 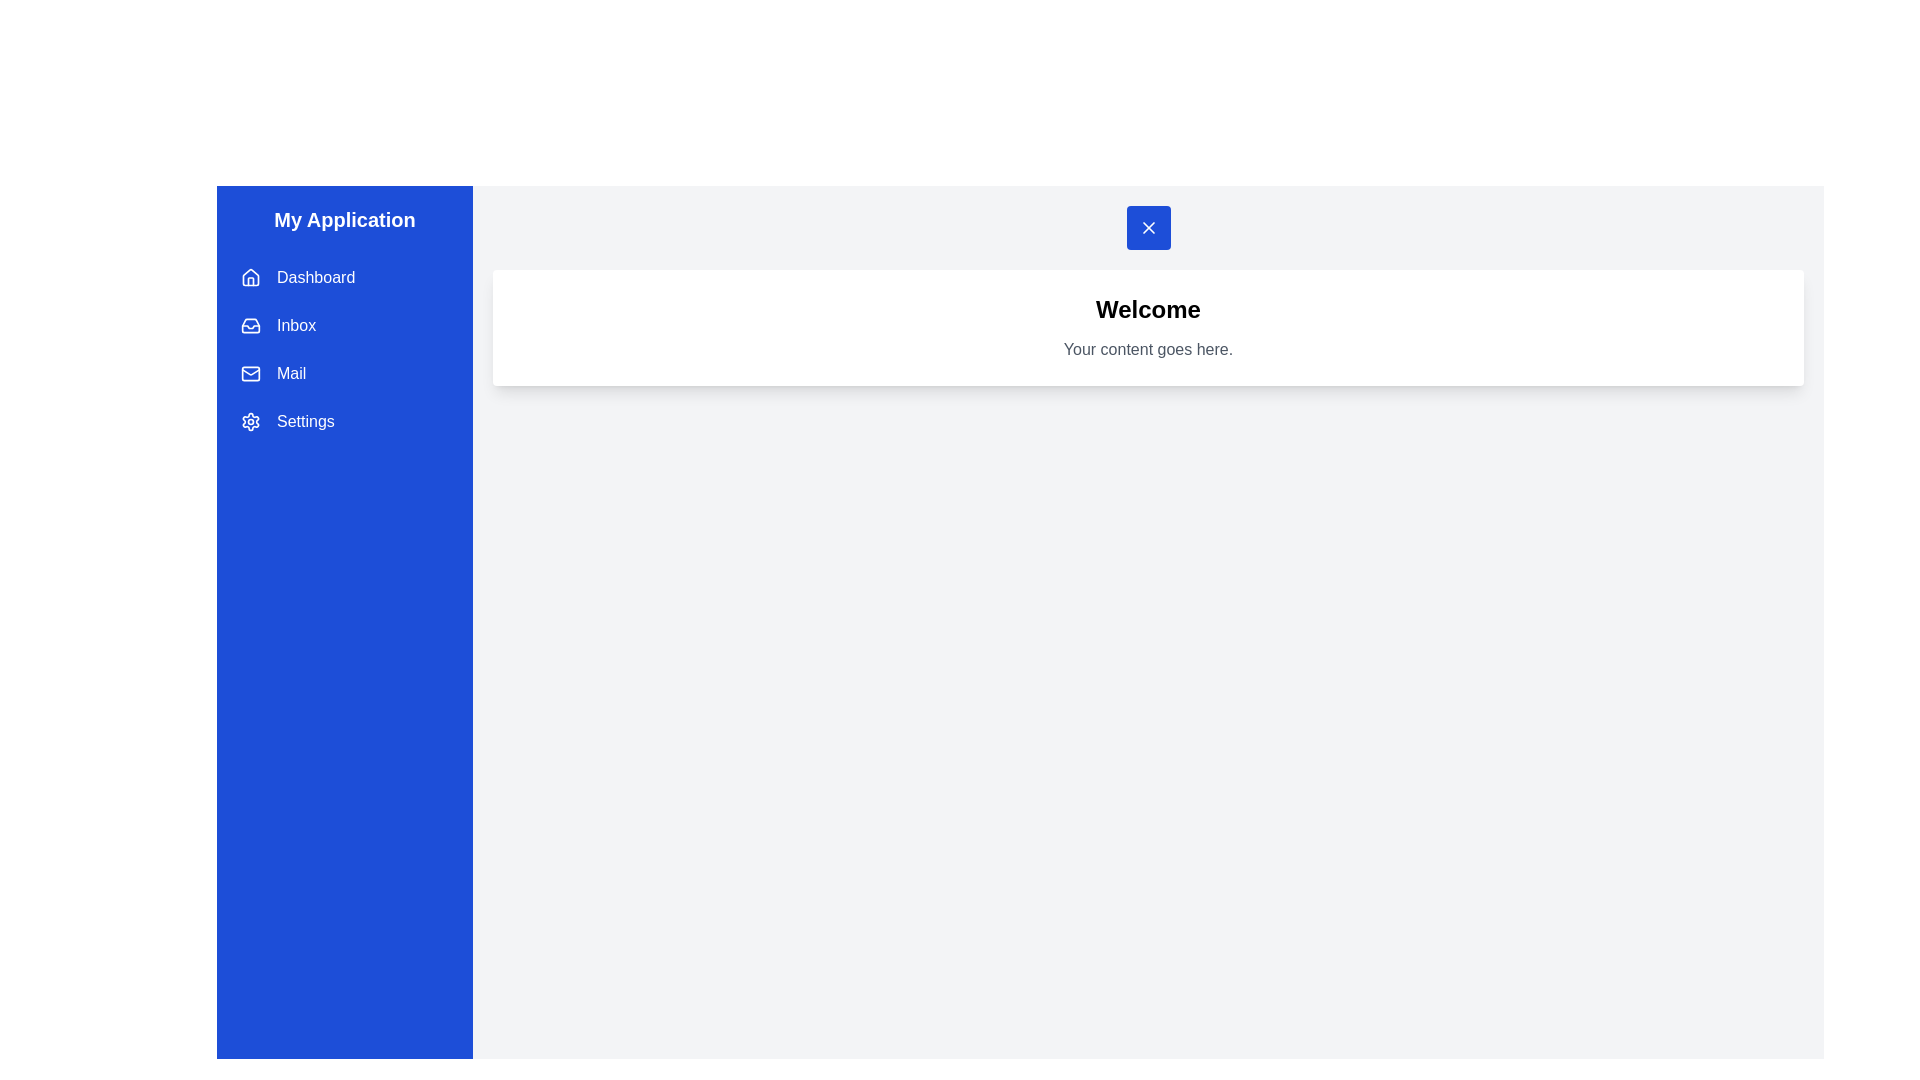 I want to click on the menu item Settings from the drawer, so click(x=345, y=420).